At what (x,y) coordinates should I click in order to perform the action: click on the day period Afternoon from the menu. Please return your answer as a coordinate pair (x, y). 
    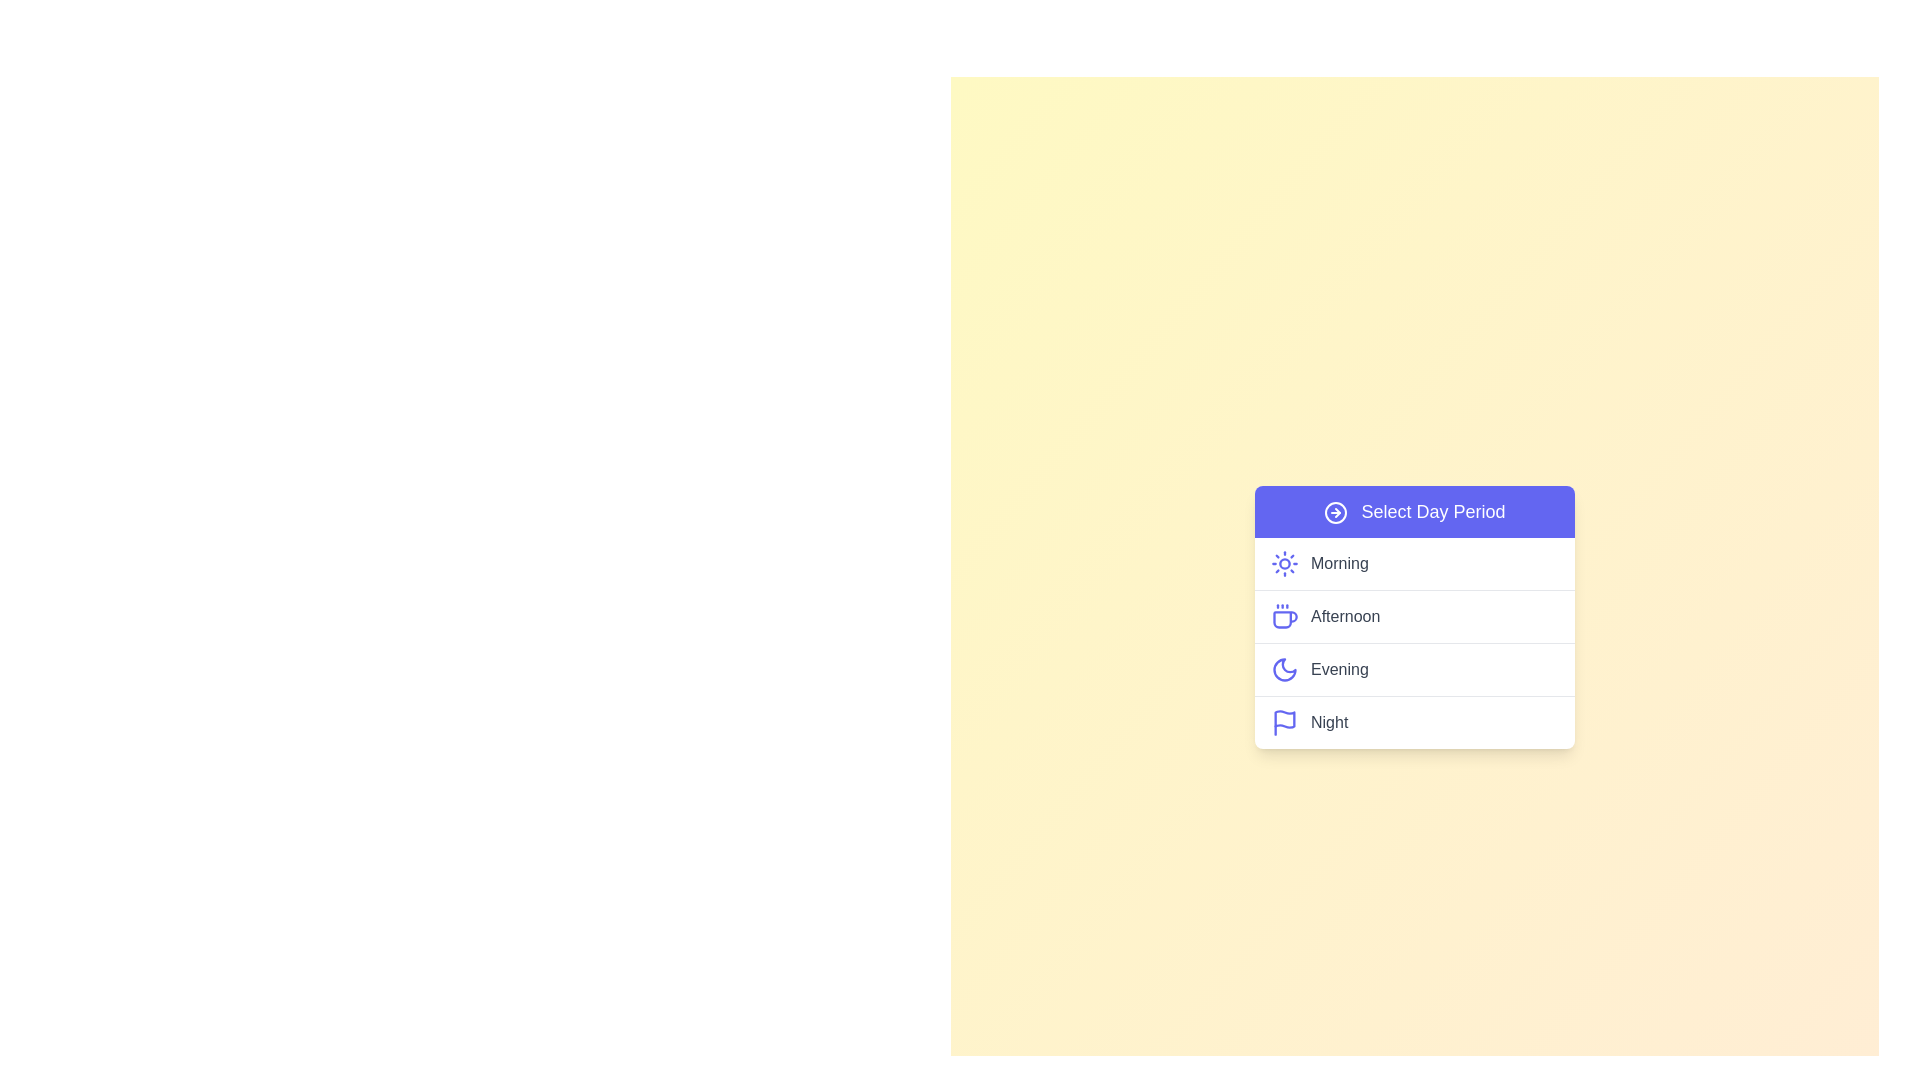
    Looking at the image, I should click on (1414, 615).